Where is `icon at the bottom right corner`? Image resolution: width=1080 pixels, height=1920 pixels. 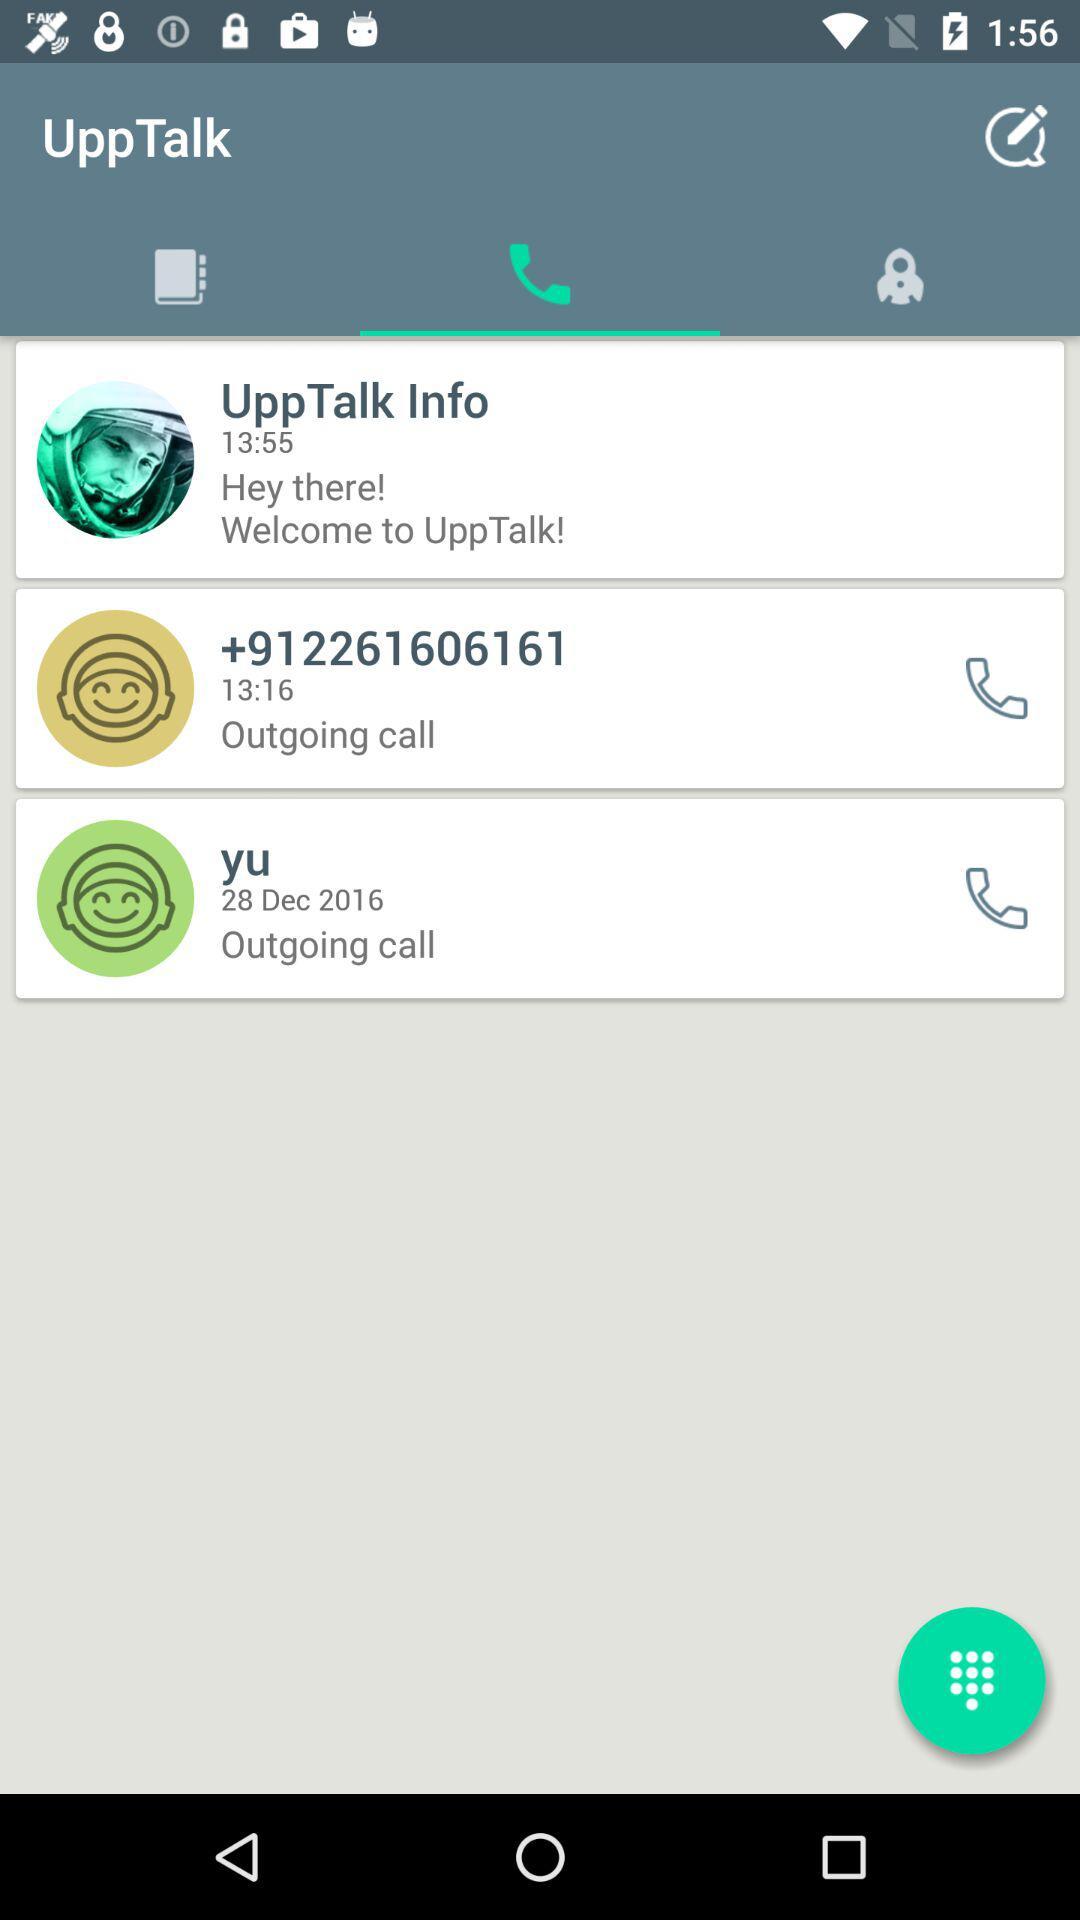 icon at the bottom right corner is located at coordinates (971, 1680).